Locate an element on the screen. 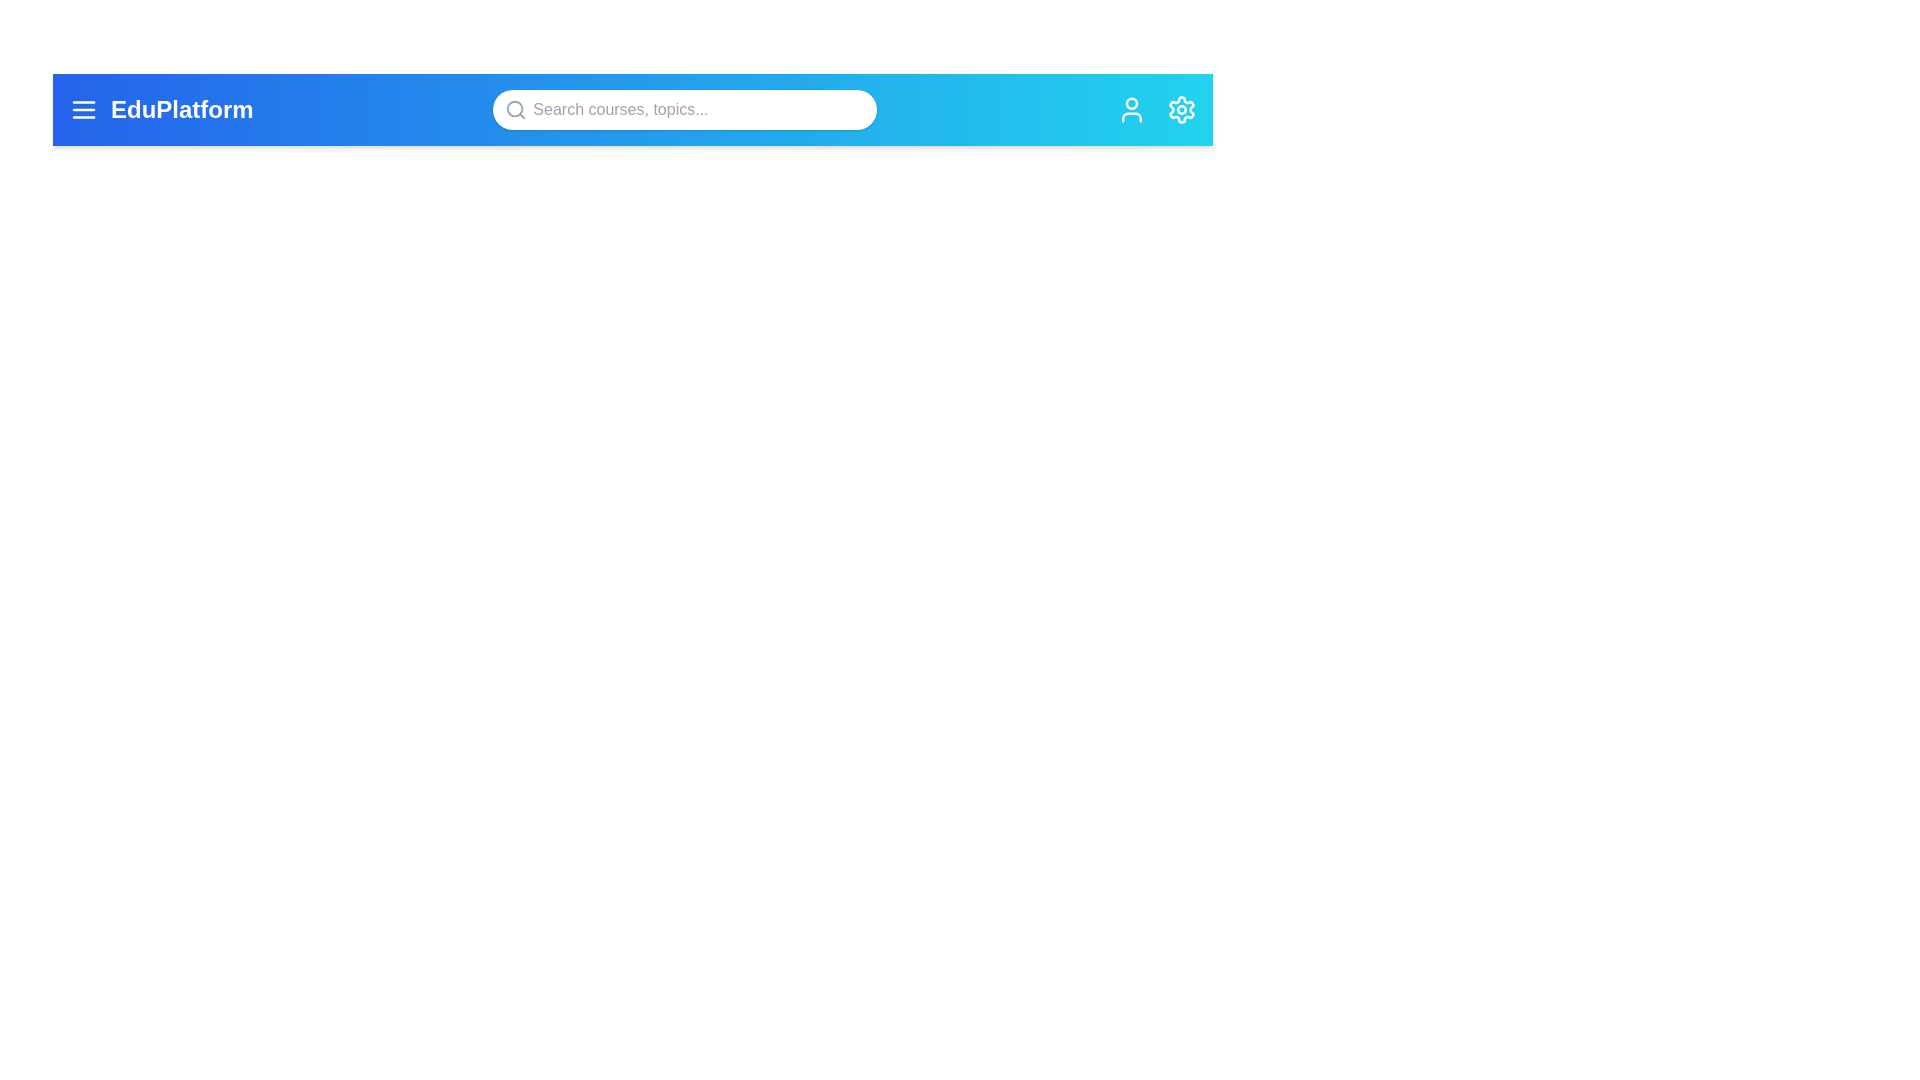 Image resolution: width=1920 pixels, height=1080 pixels. the settings icon to open the settings menu is located at coordinates (1181, 110).